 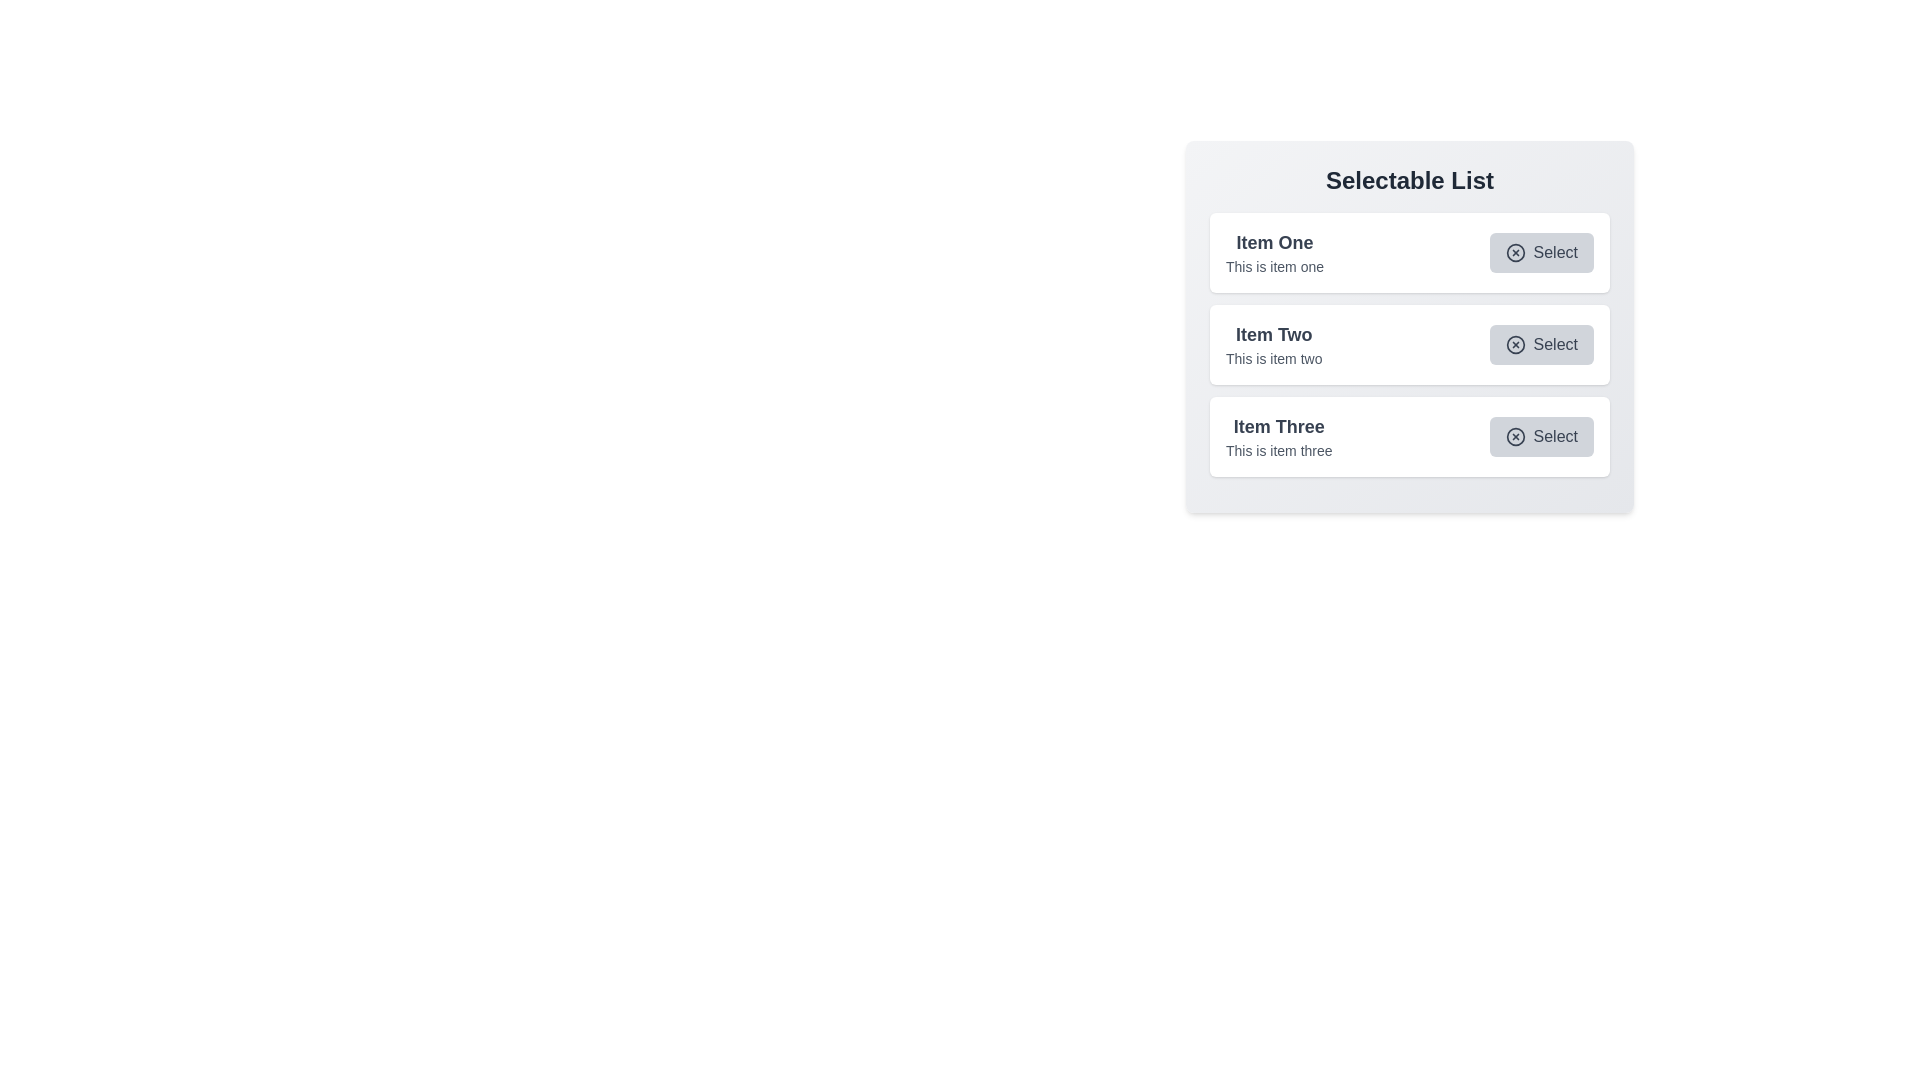 I want to click on the description of the list item Item Three, so click(x=1277, y=426).